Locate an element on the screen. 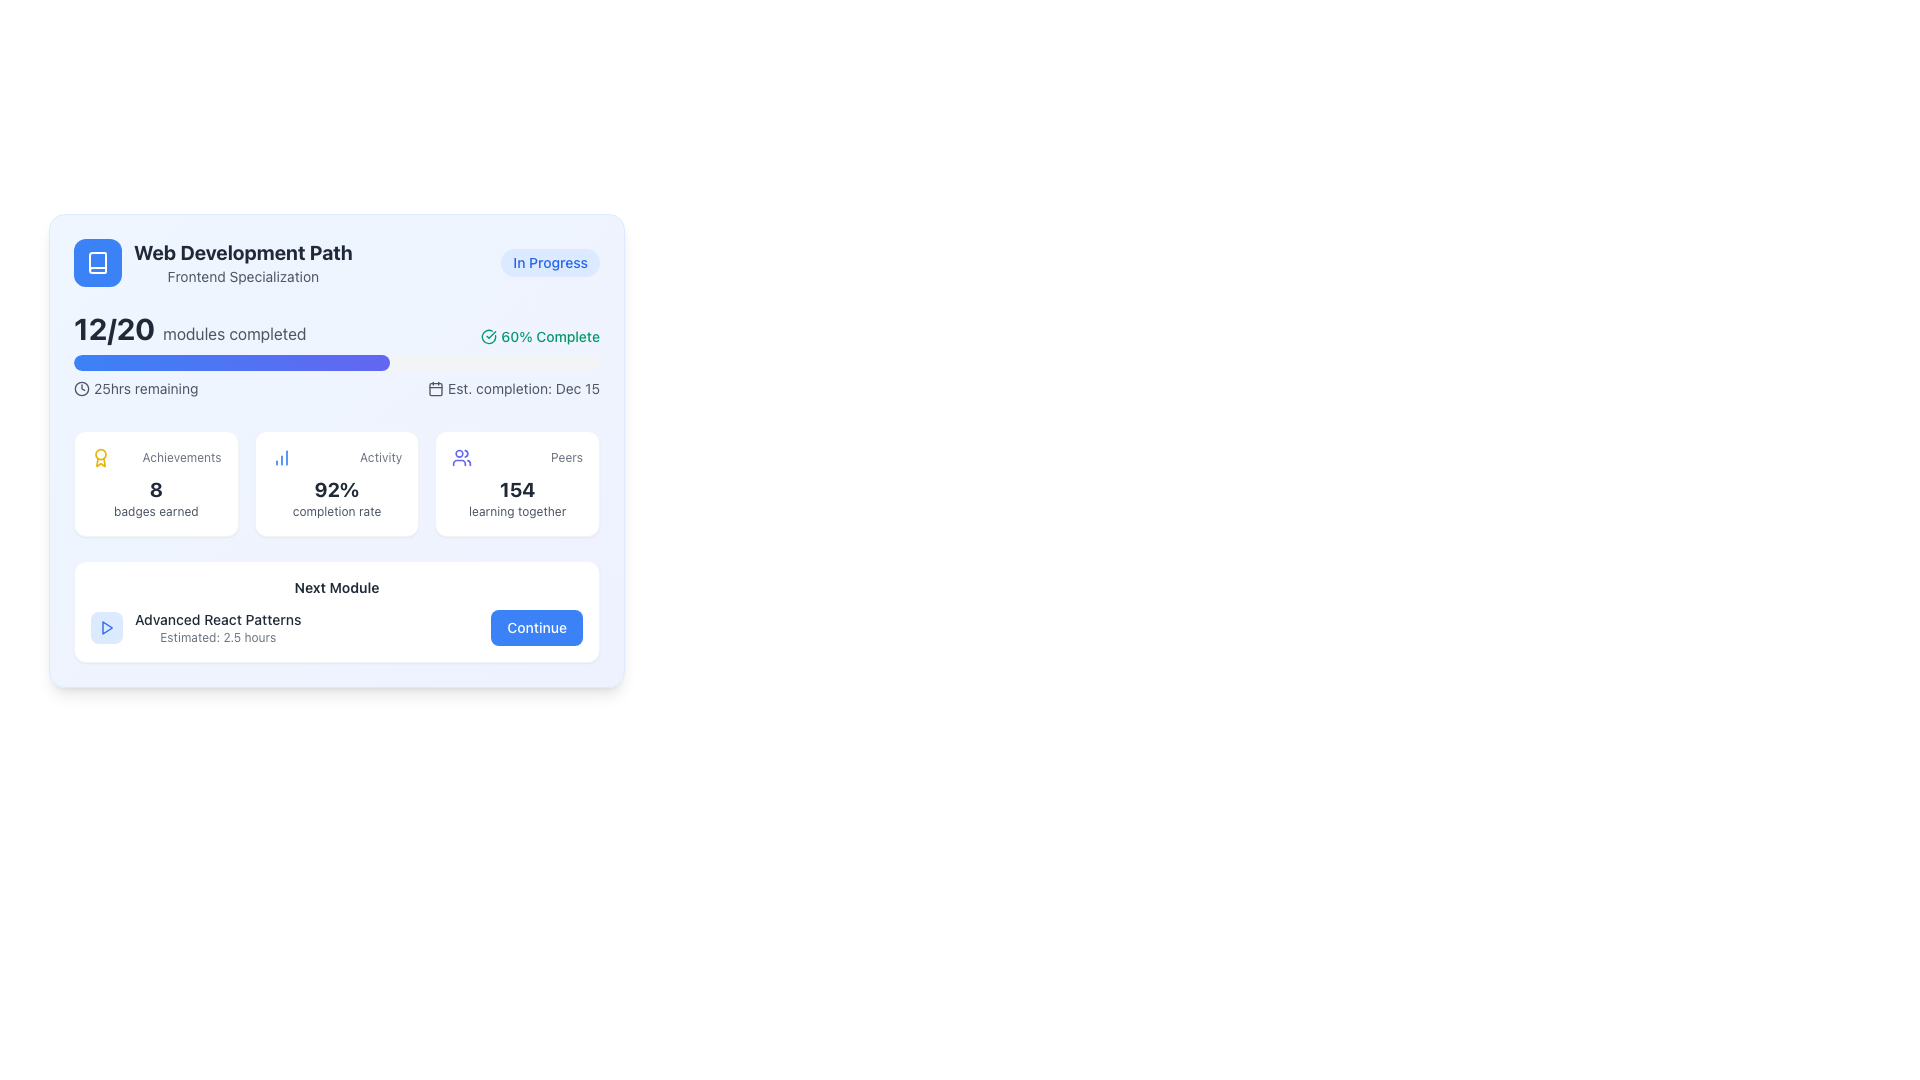 Image resolution: width=1920 pixels, height=1080 pixels. the blue triangle icon resembling a 'play' button located inside a rounded rectangle in the 'Next Module' section adjacent to the title 'Advanced React Patterns' is located at coordinates (105, 627).